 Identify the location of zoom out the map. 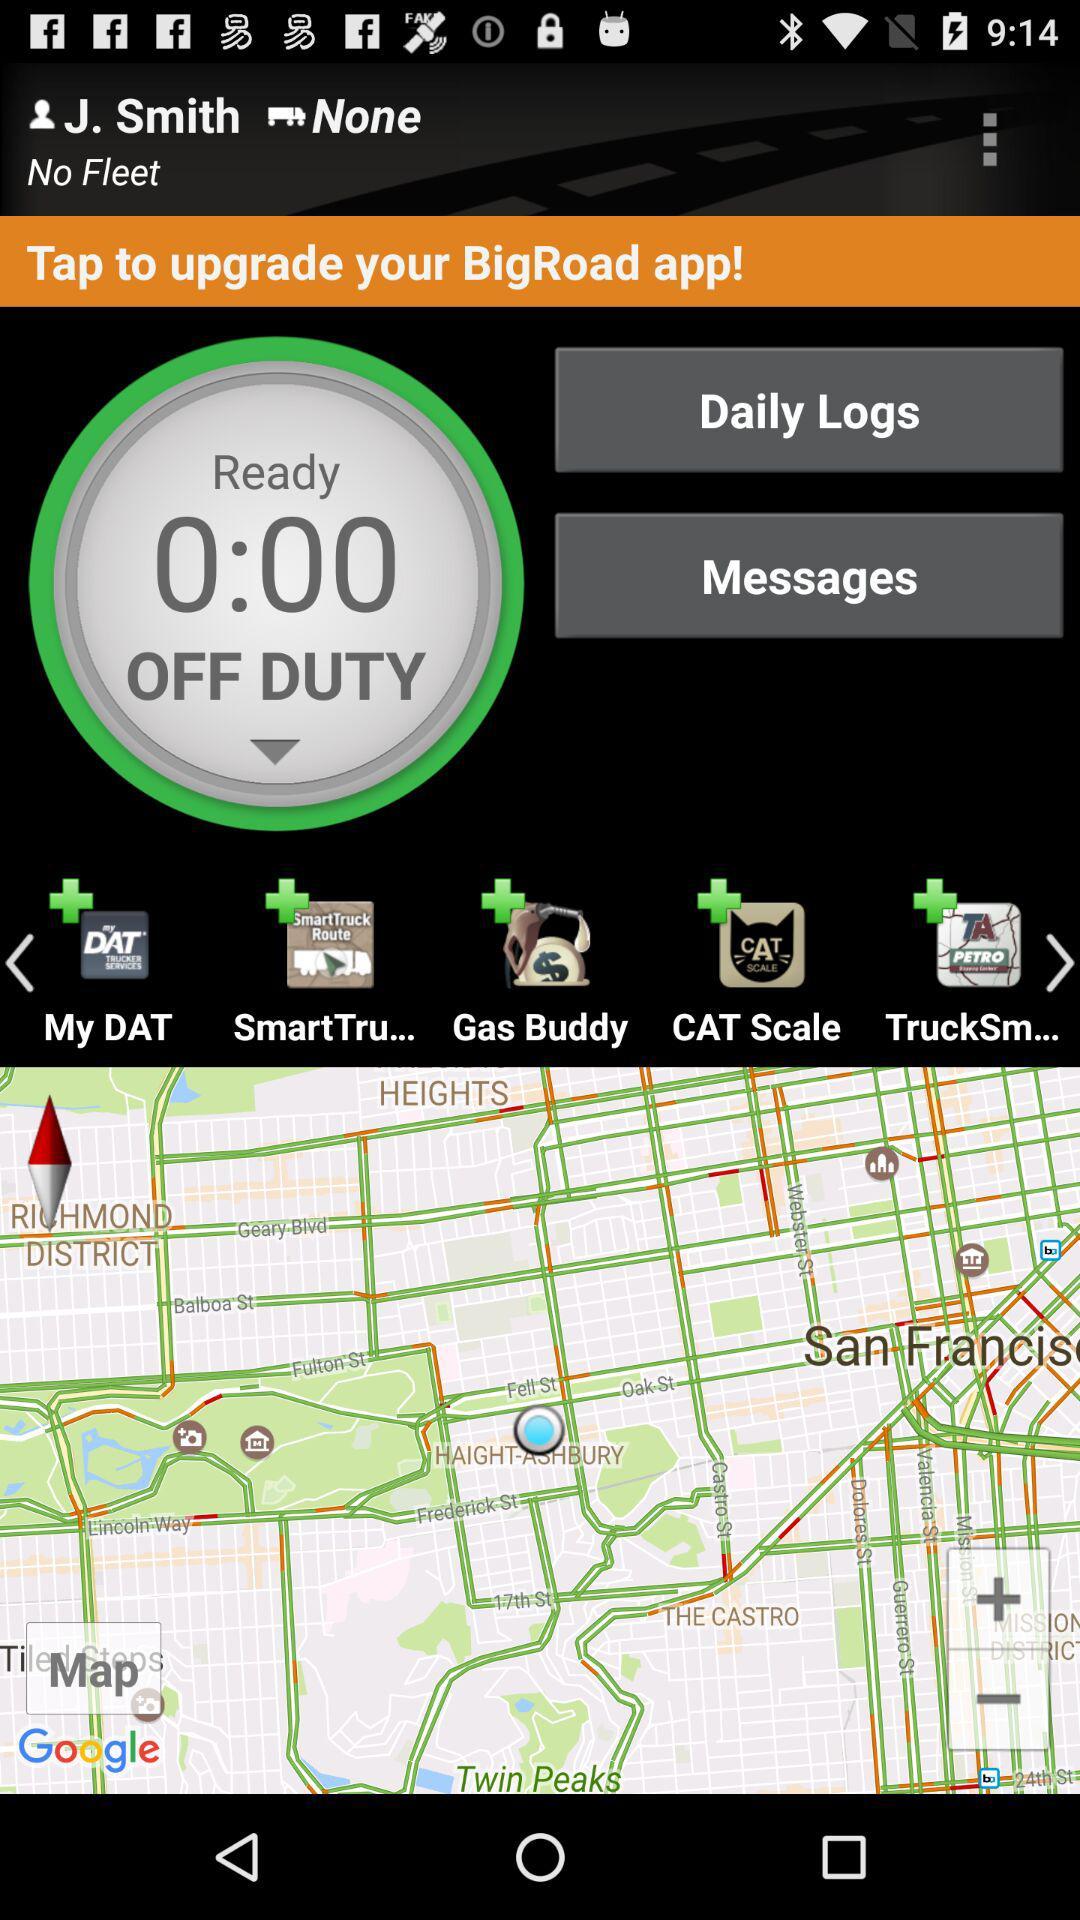
(998, 1700).